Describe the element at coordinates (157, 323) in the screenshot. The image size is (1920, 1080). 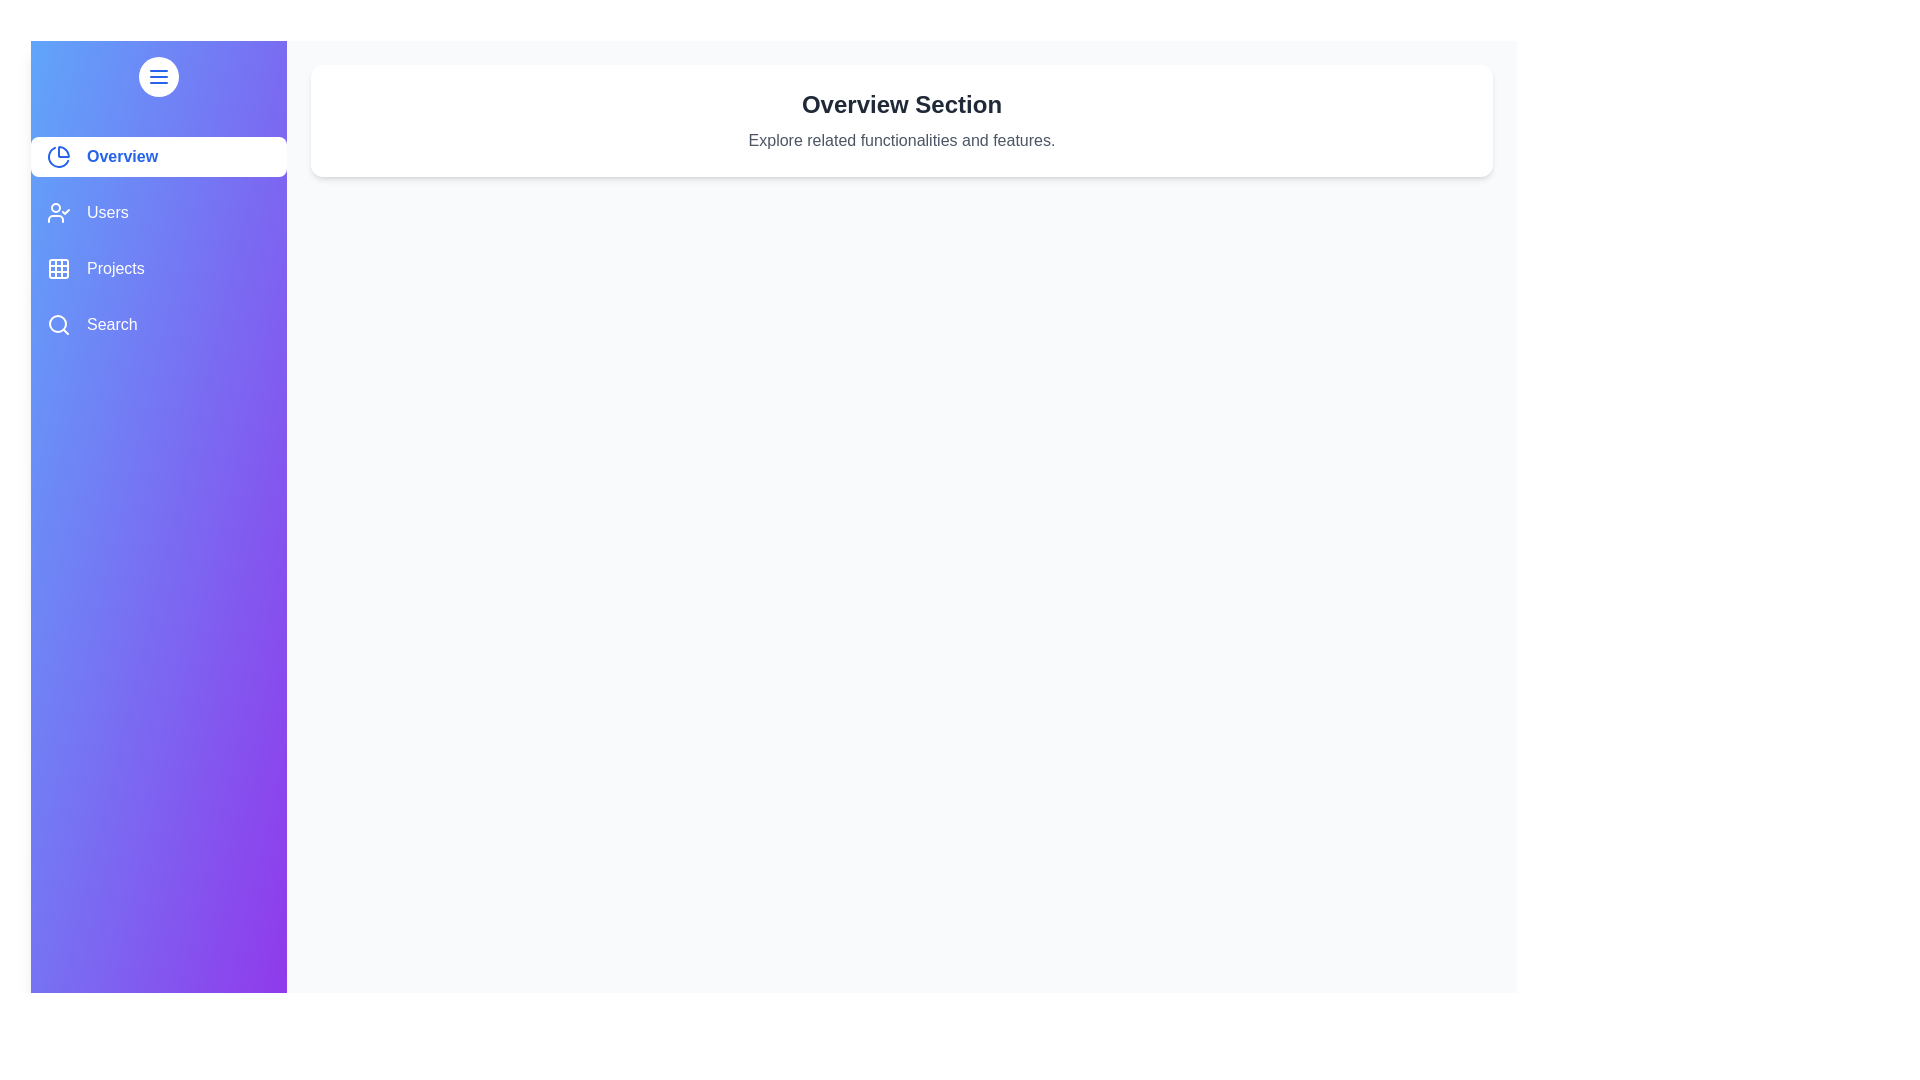
I see `the Search tab in the sidebar to select it` at that location.